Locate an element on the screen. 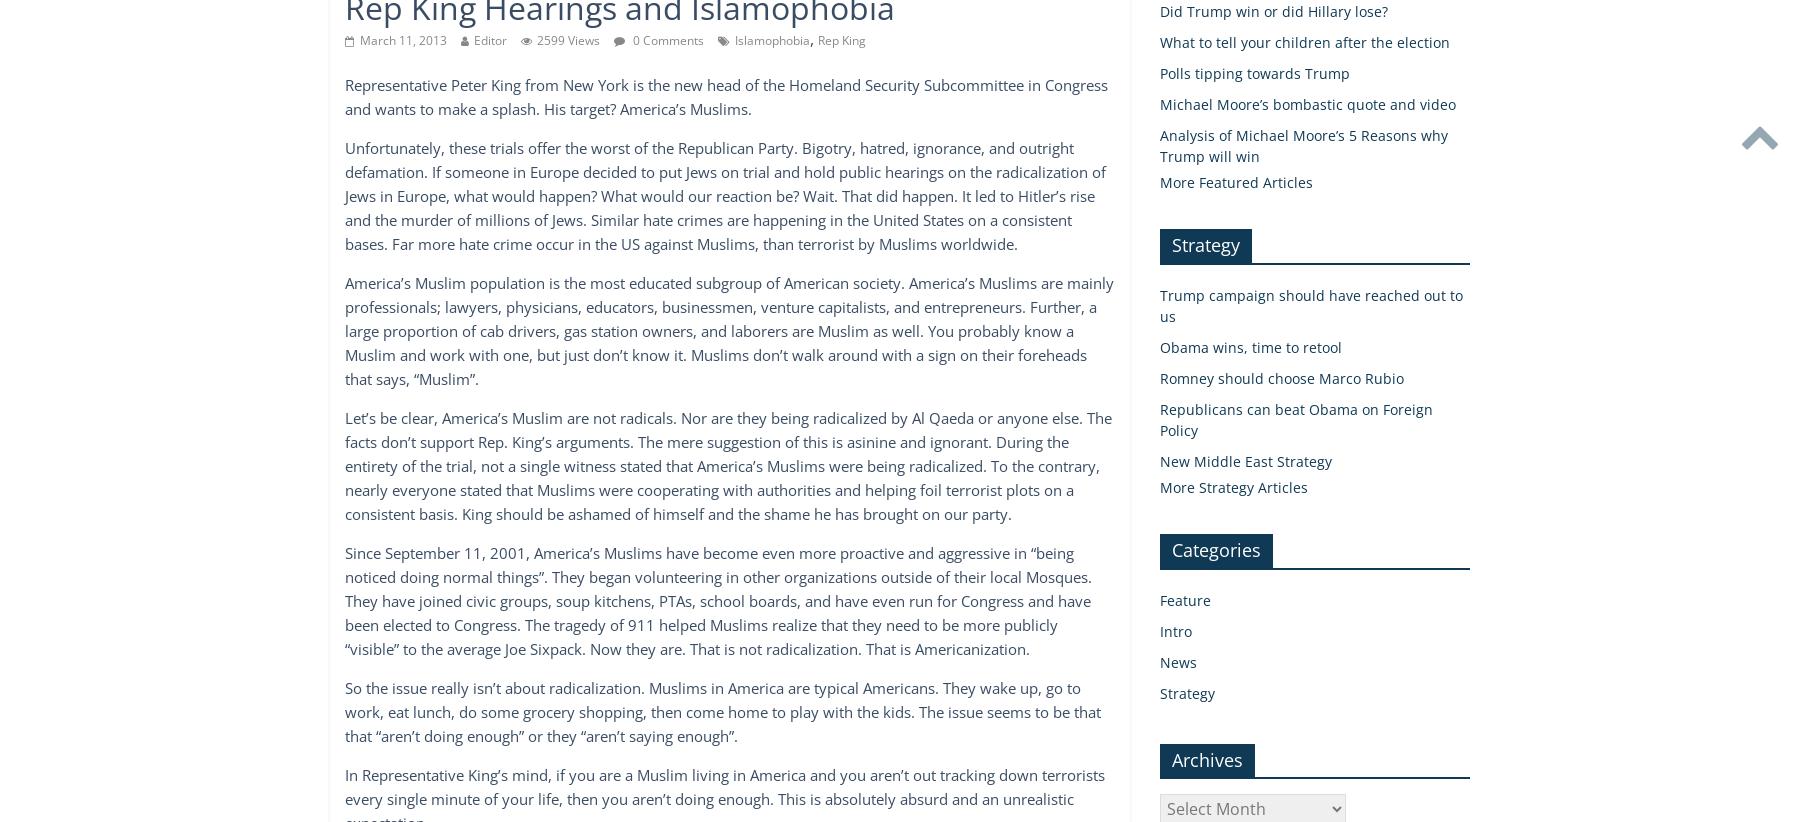 The height and width of the screenshot is (822, 1800). 'Romney should choose Marco Rubio' is located at coordinates (1281, 377).